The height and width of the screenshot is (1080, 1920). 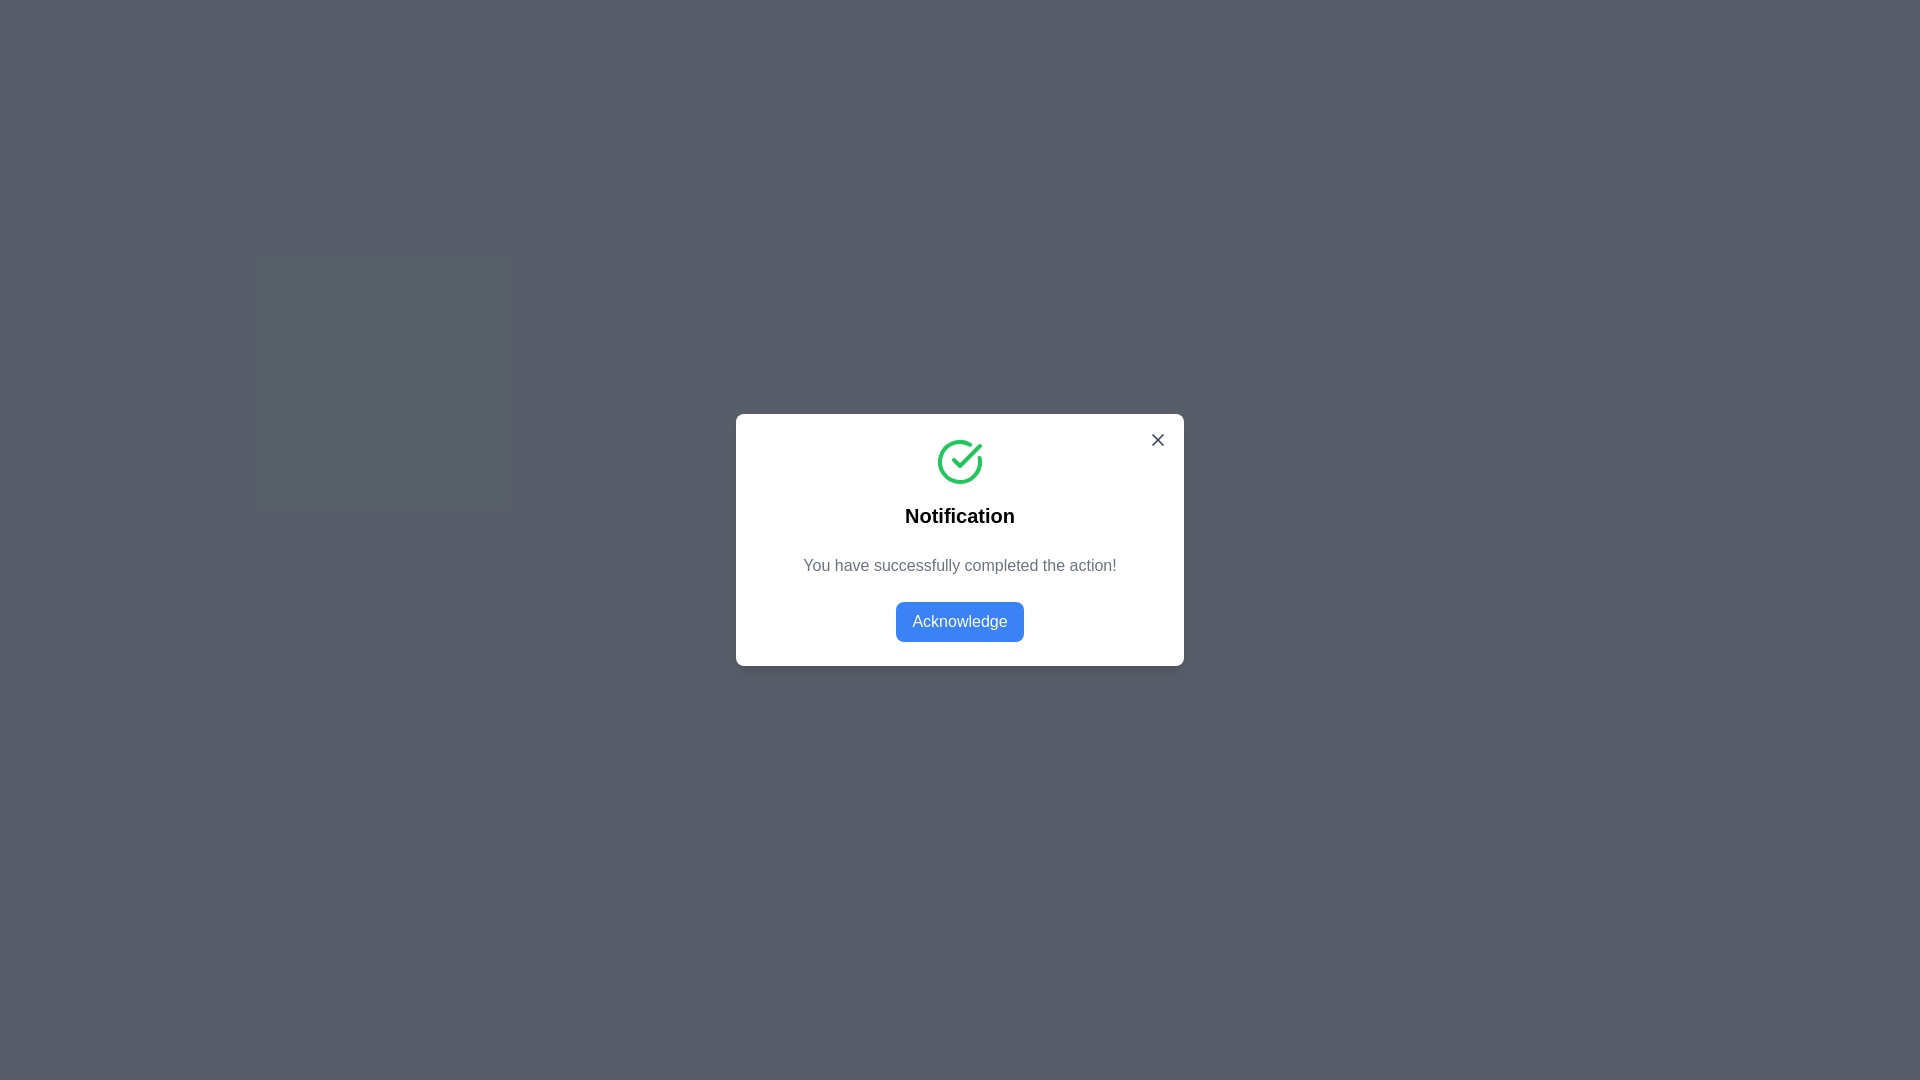 What do you see at coordinates (960, 462) in the screenshot?
I see `the circular green checkmark icon located above the title 'Notification' within the dialog box` at bounding box center [960, 462].